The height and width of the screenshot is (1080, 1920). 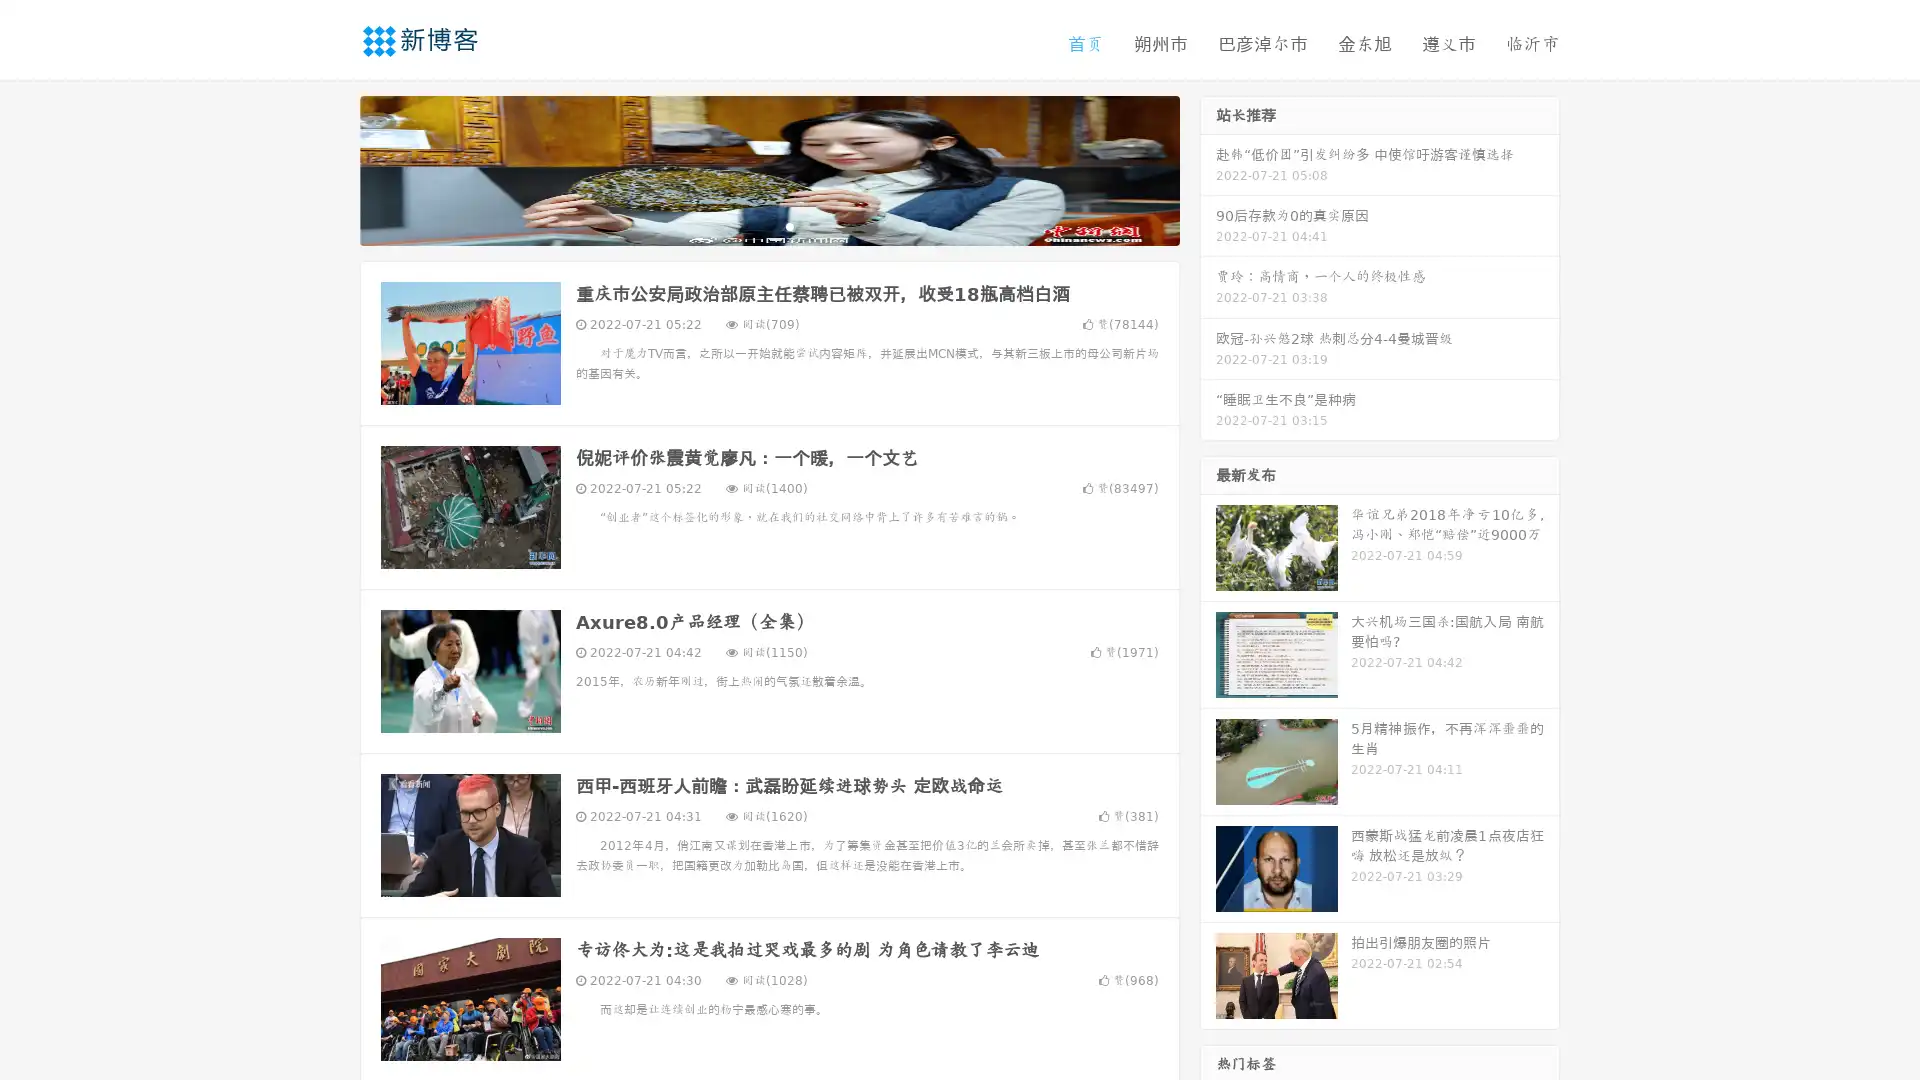 What do you see at coordinates (768, 225) in the screenshot?
I see `Go to slide 2` at bounding box center [768, 225].